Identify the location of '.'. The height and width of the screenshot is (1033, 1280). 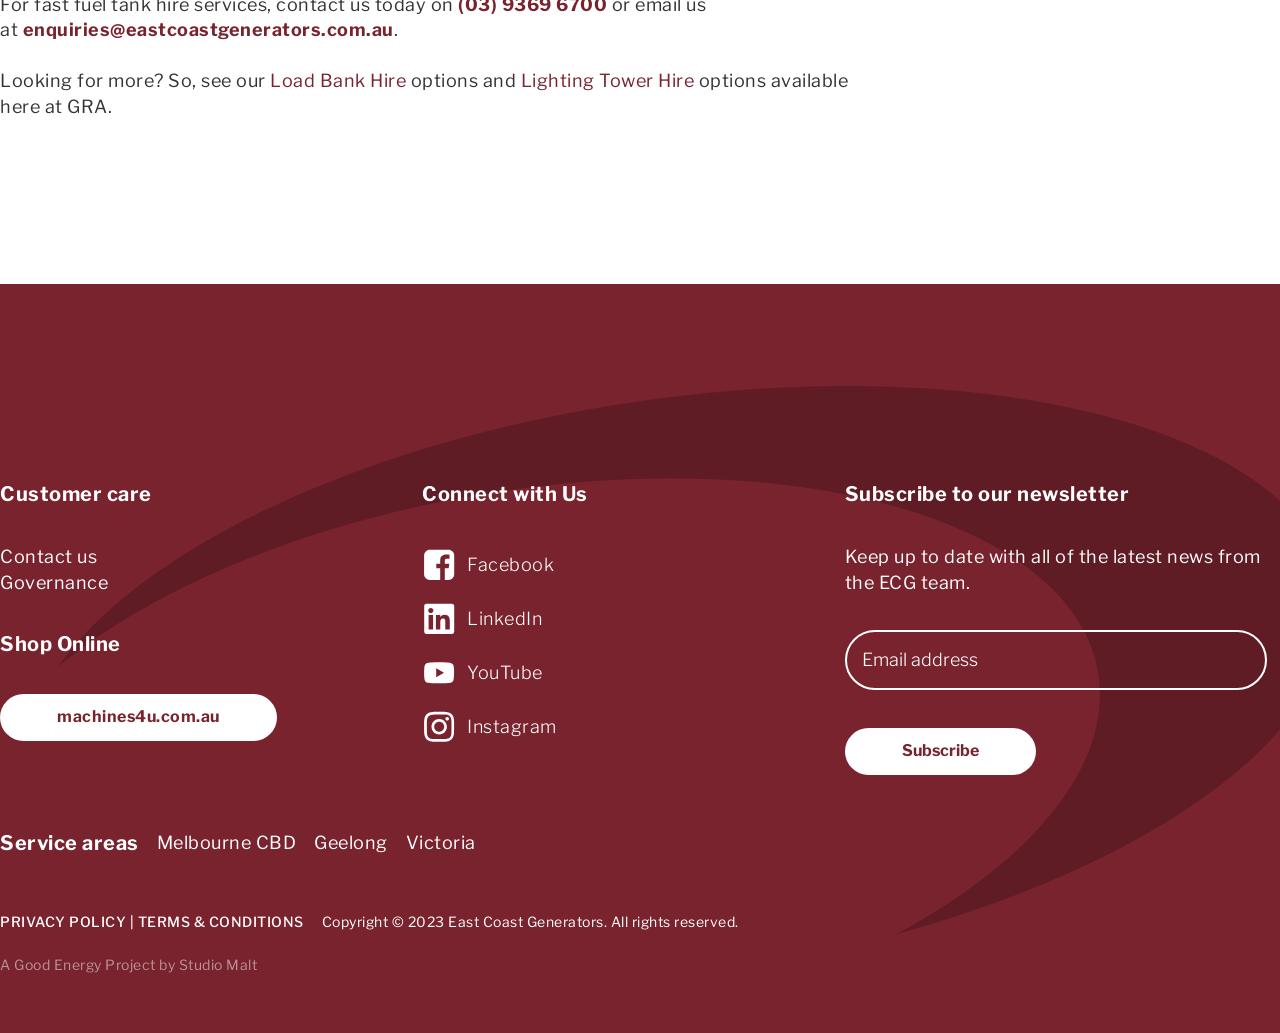
(395, 29).